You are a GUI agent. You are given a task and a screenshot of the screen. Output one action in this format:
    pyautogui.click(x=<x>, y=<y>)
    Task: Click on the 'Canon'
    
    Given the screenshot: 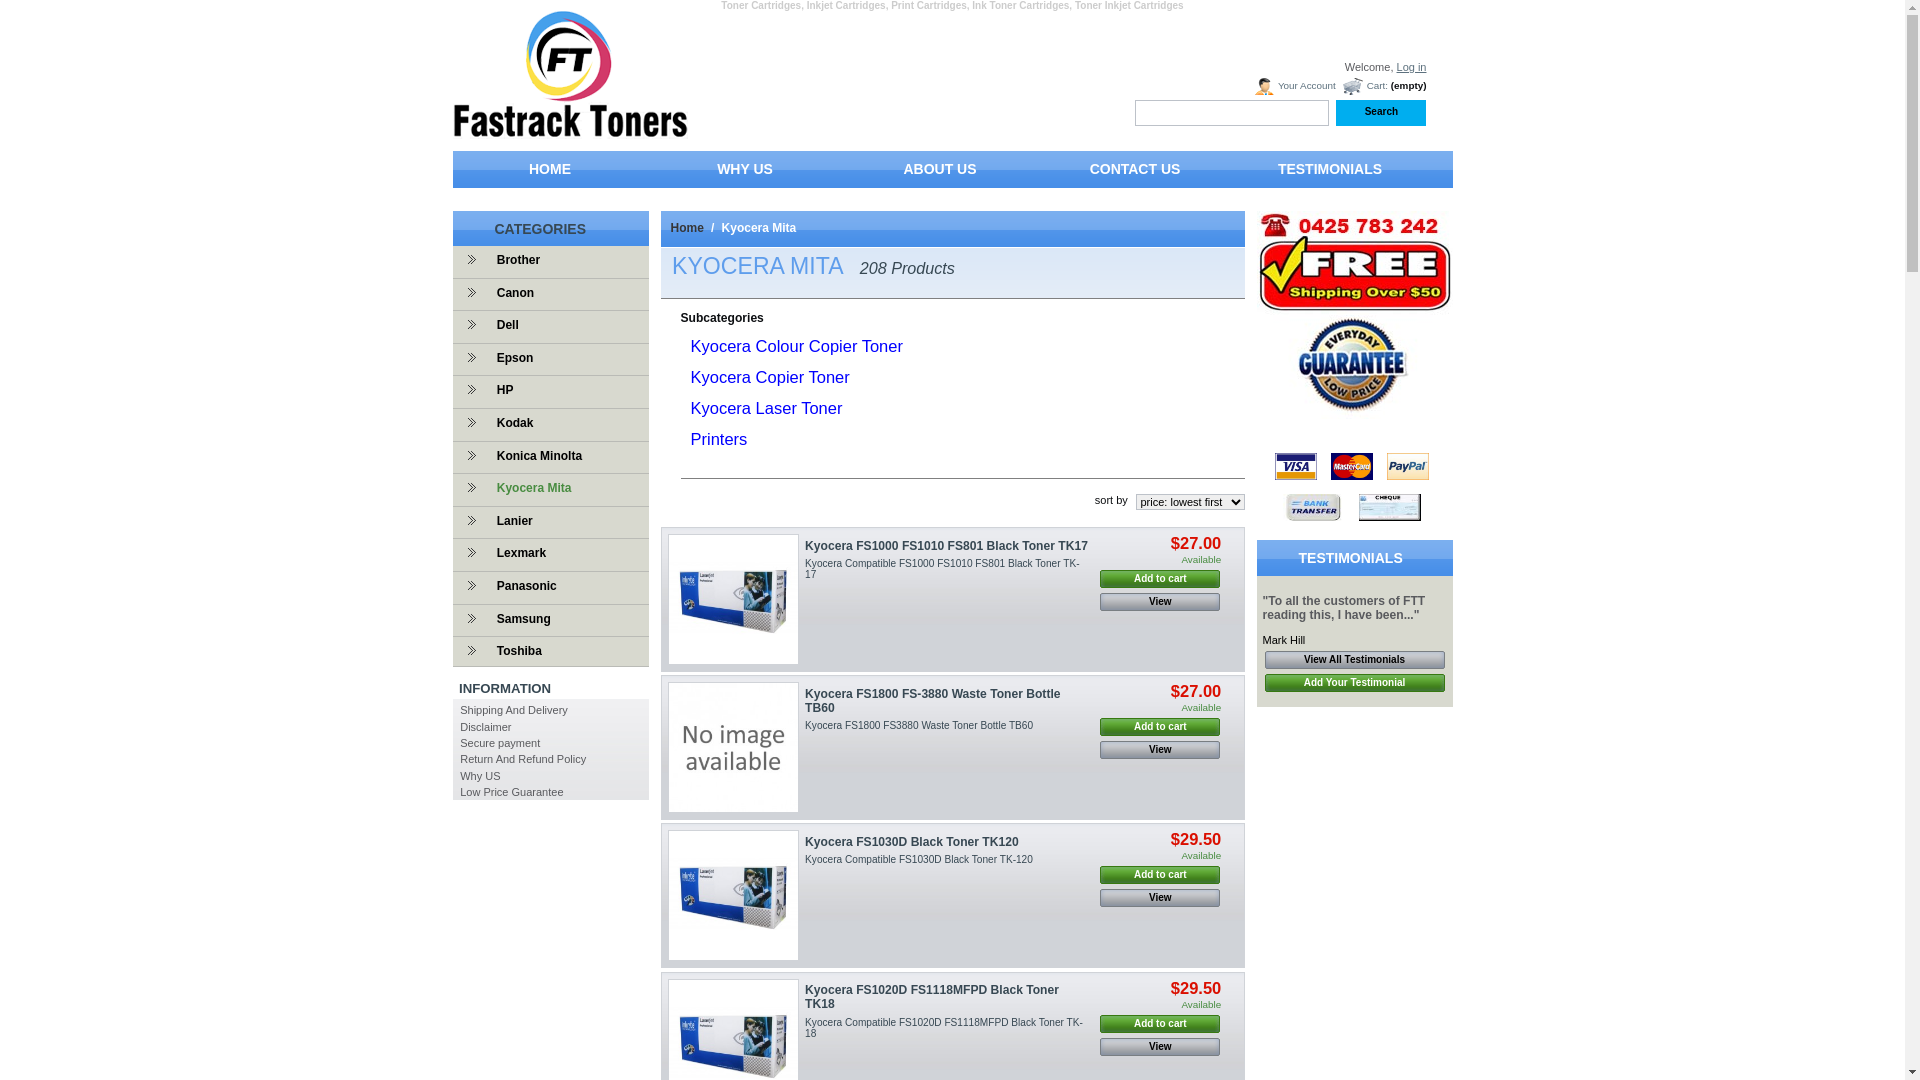 What is the action you would take?
    pyautogui.click(x=510, y=293)
    